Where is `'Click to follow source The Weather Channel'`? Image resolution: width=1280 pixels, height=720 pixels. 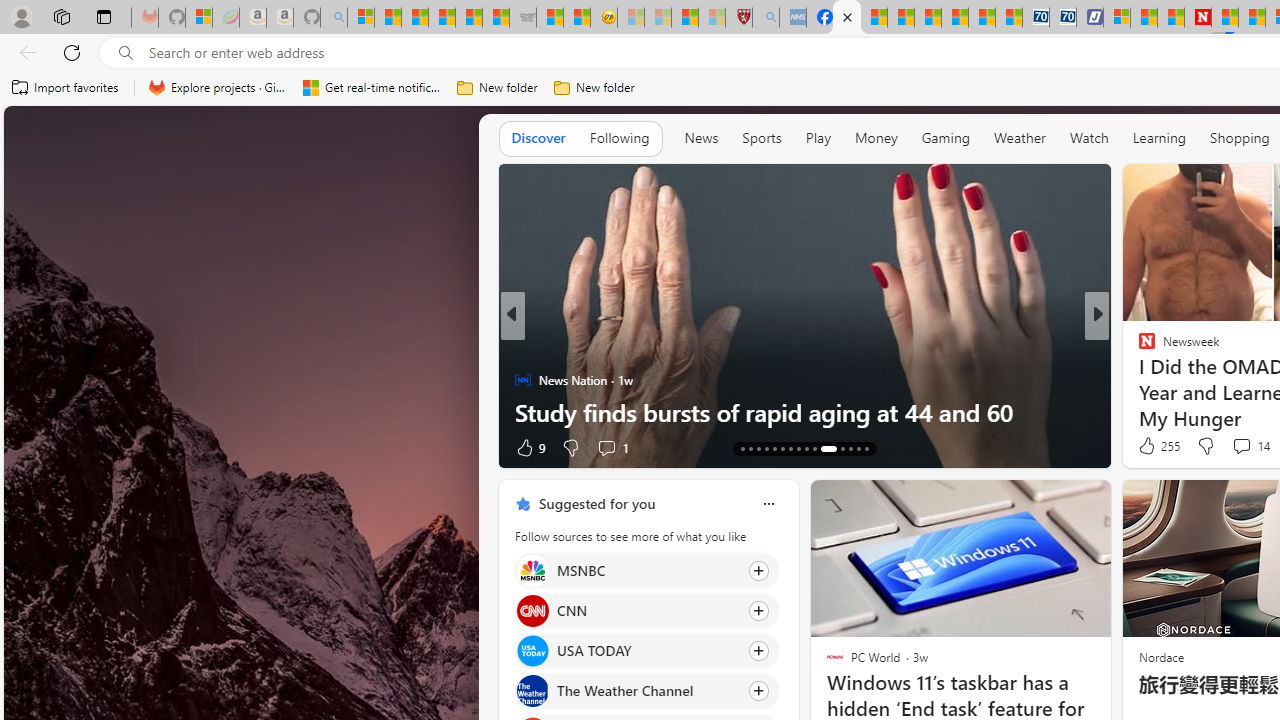
'Click to follow source The Weather Channel' is located at coordinates (647, 690).